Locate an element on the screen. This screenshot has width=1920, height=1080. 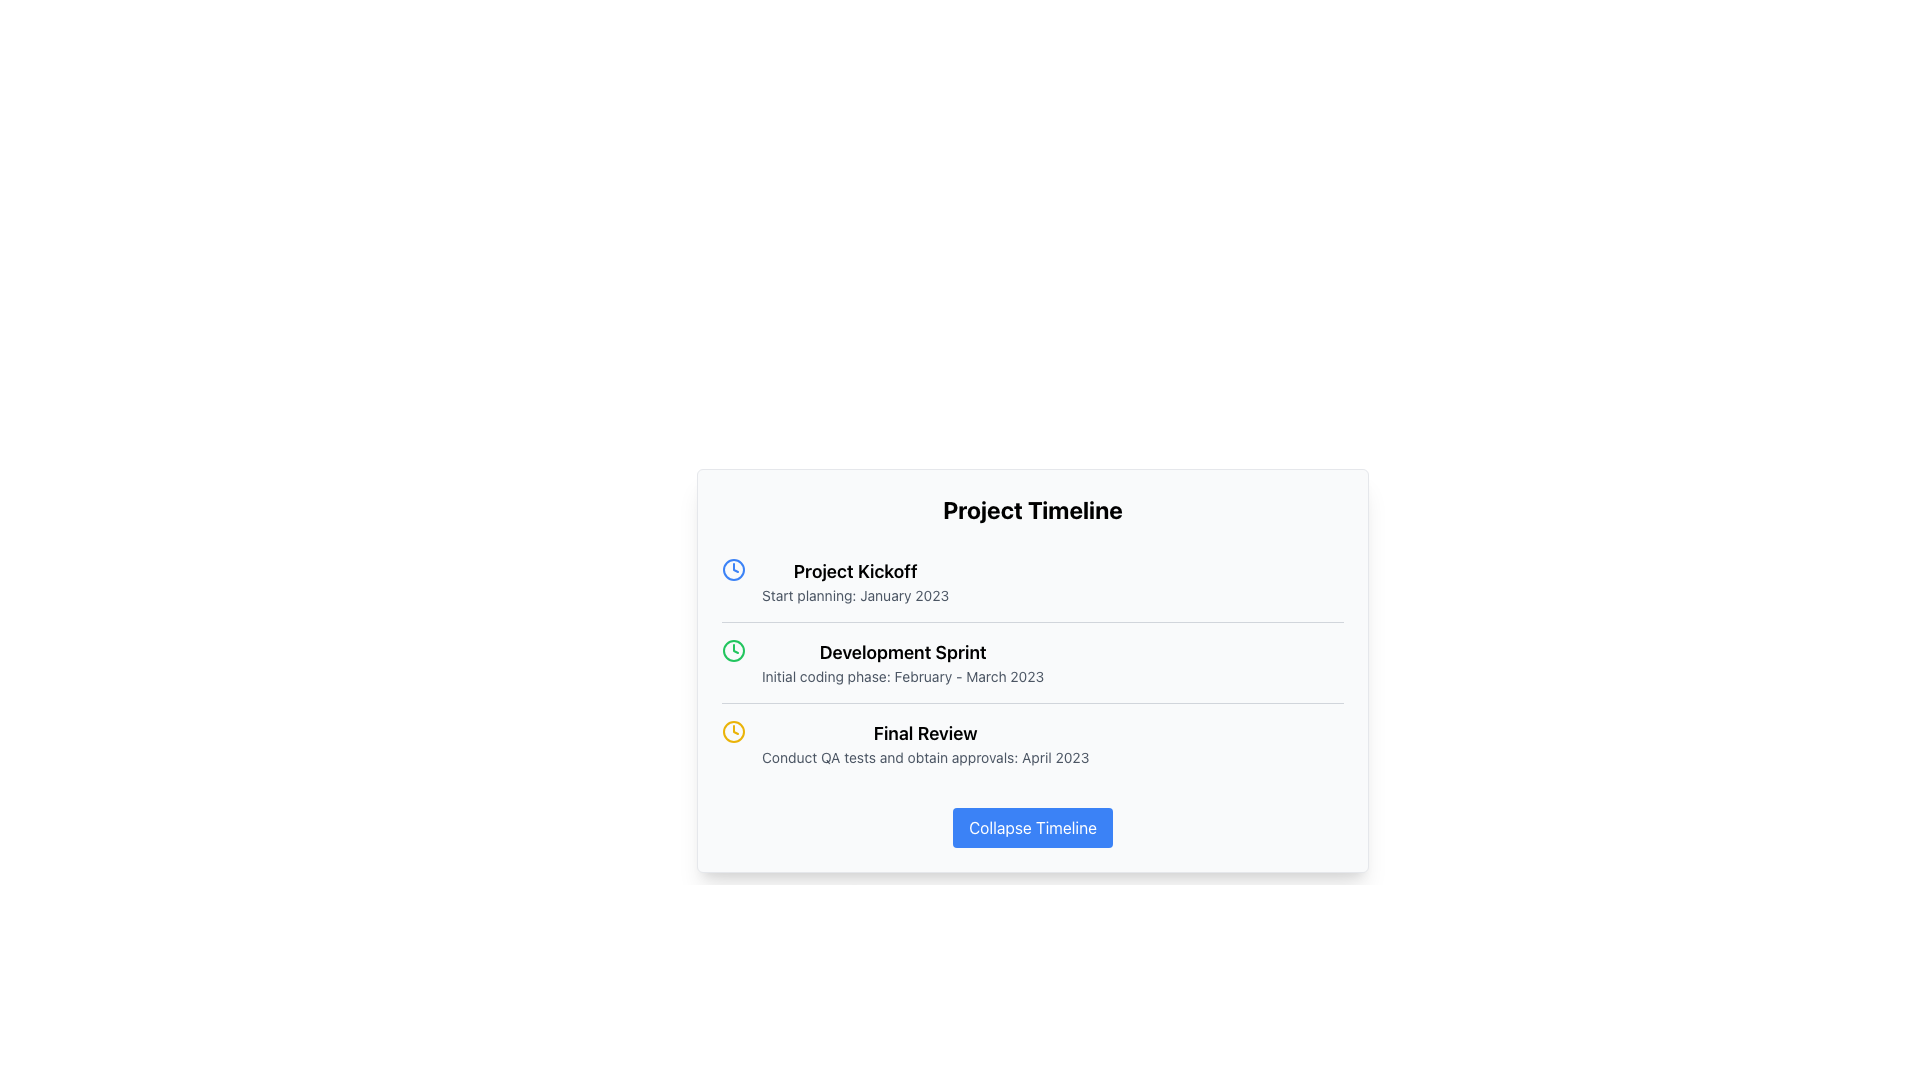
displayed text for the 'Development Sprint' phase of the project, which is the second item in the vertical timeline layout is located at coordinates (902, 663).